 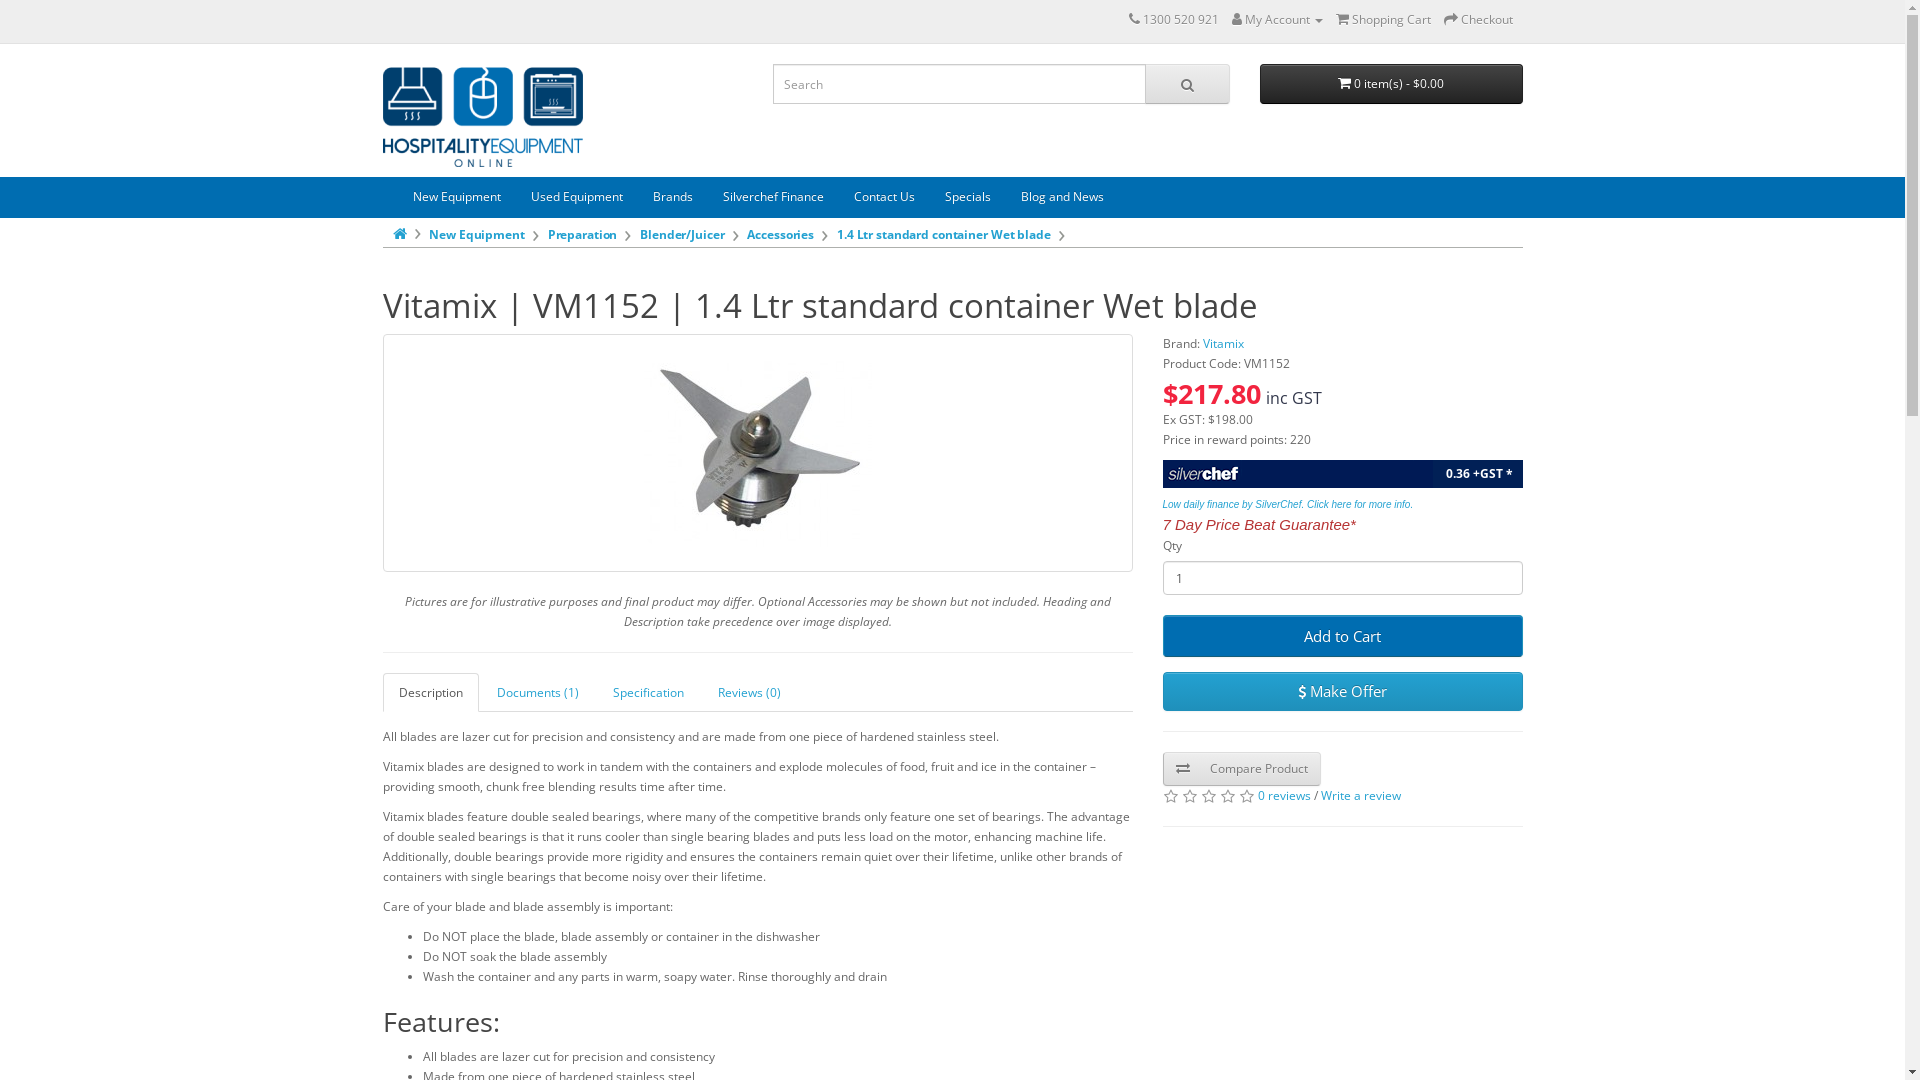 I want to click on '7 Day Price Beat Guarantee*', so click(x=1257, y=524).